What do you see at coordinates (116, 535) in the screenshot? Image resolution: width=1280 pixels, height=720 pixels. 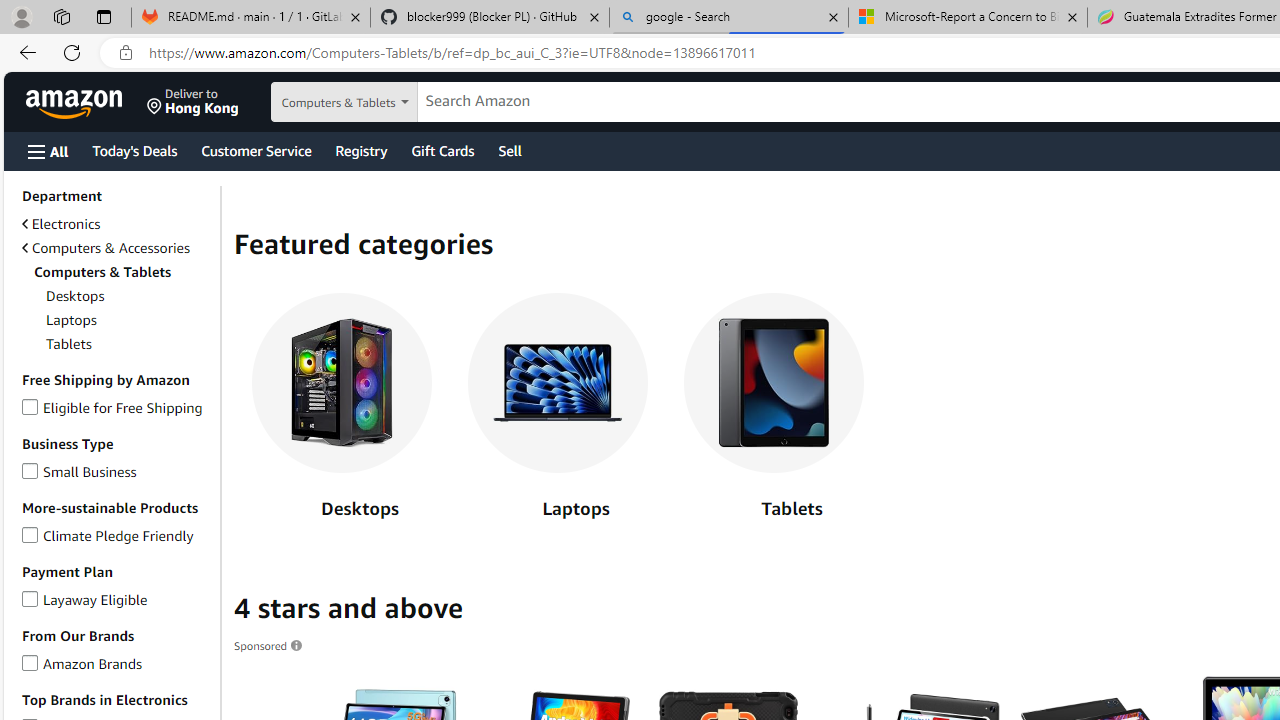 I see `'Climate Pledge FriendlyClimate Pledge Friendly'` at bounding box center [116, 535].